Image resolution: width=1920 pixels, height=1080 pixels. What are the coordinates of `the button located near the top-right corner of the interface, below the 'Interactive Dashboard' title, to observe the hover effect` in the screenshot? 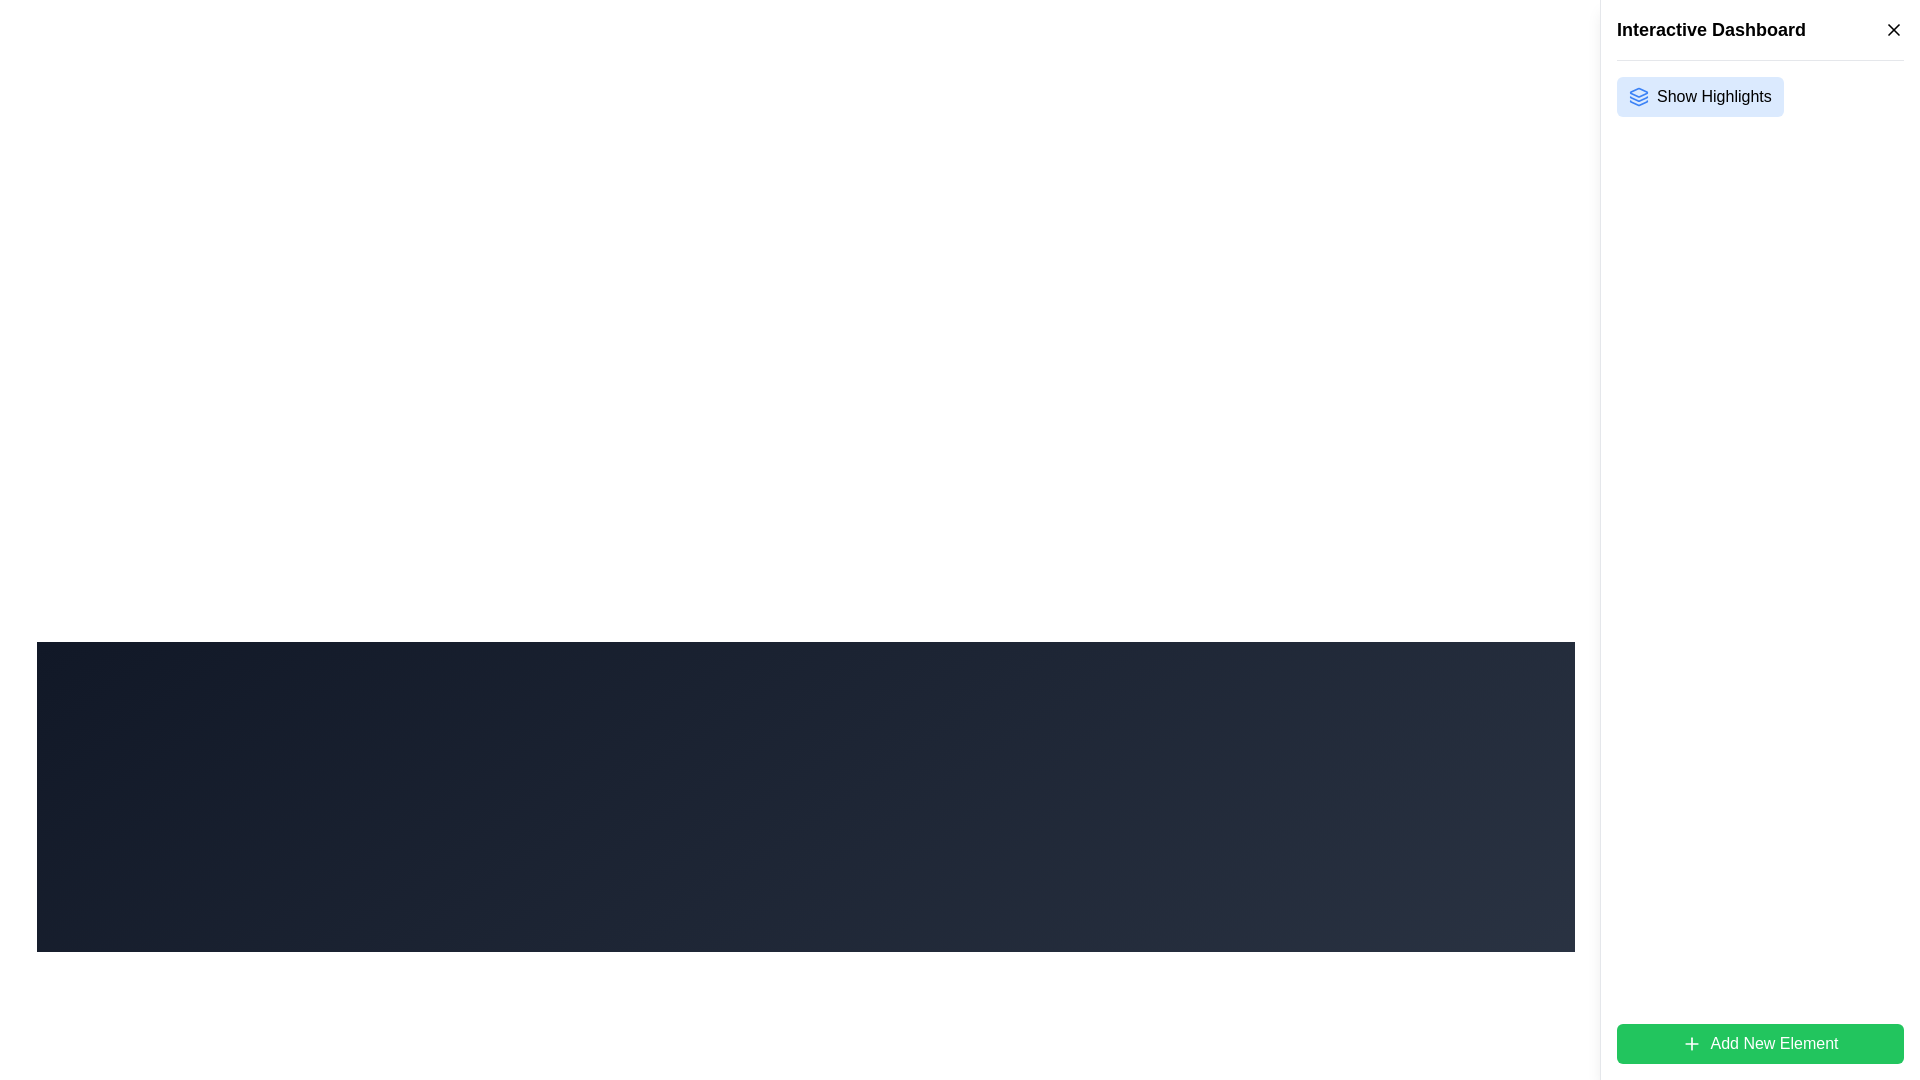 It's located at (1699, 96).